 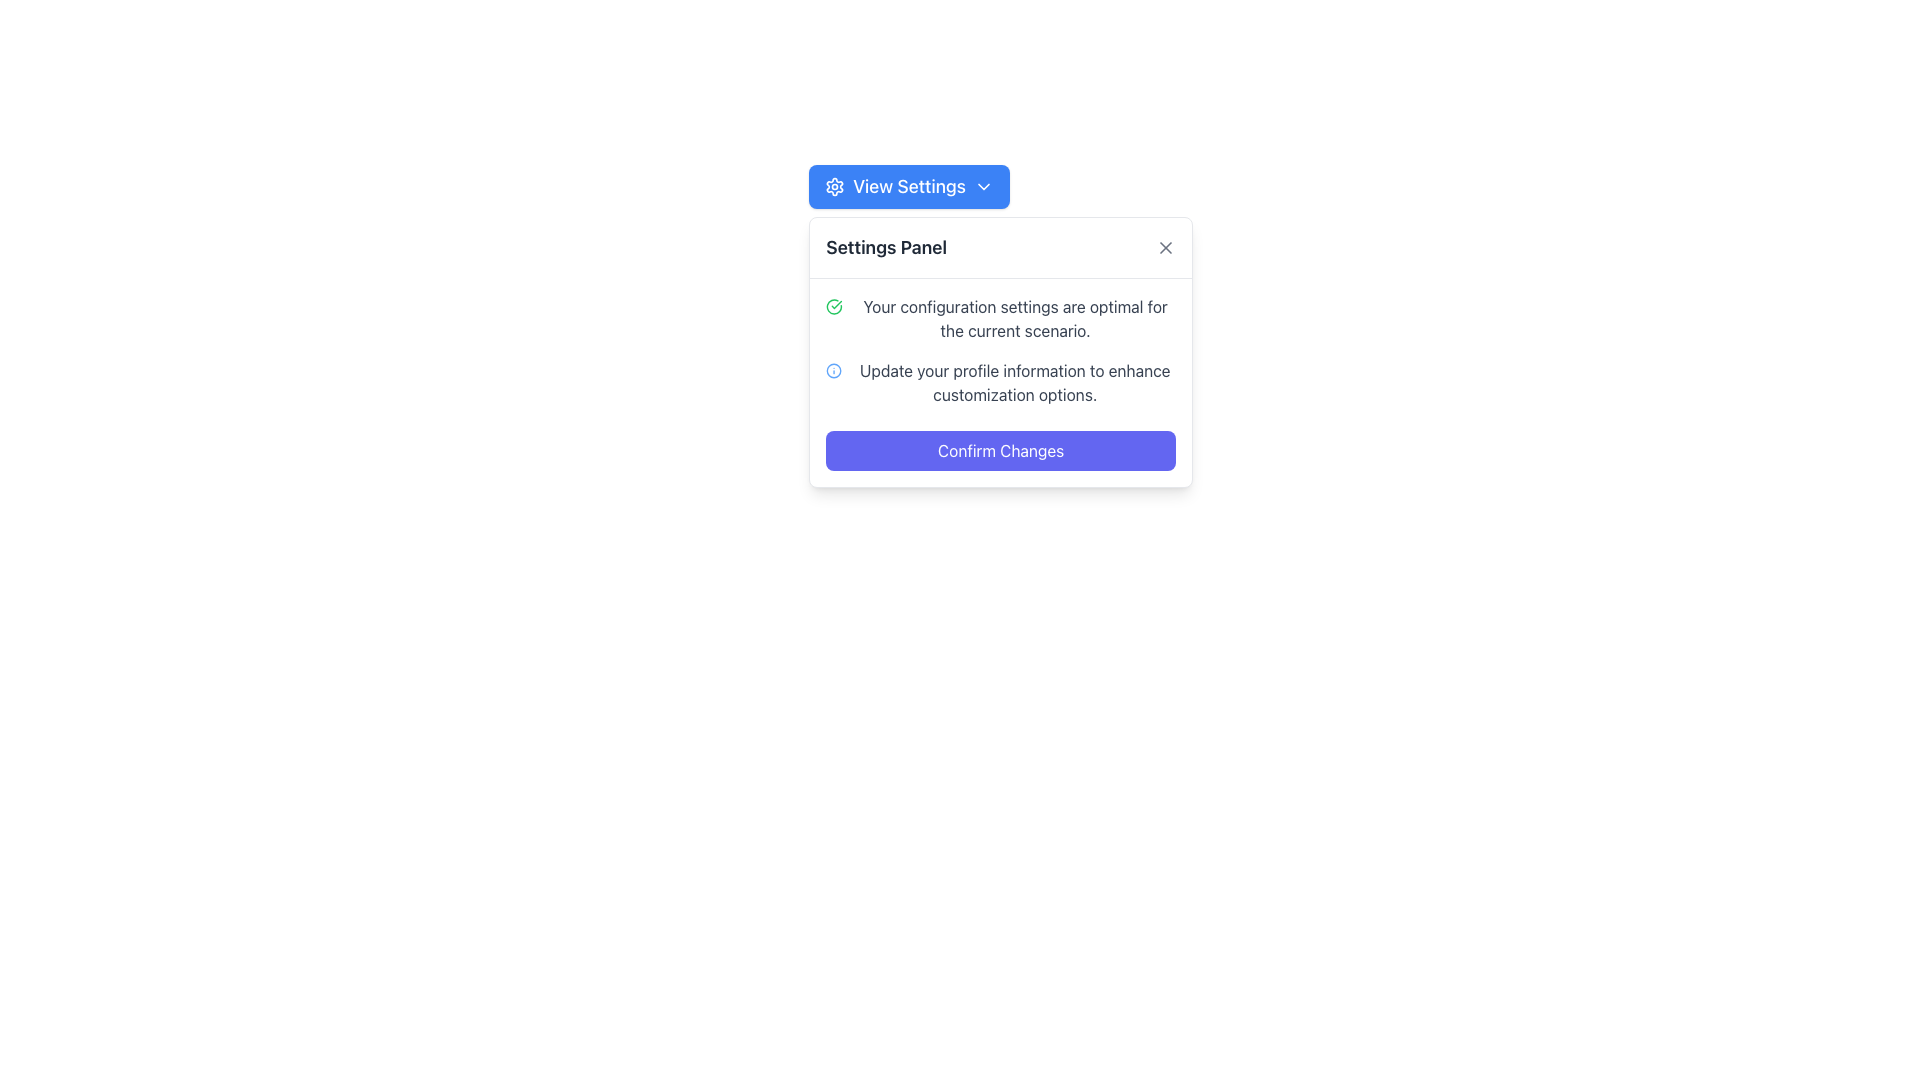 What do you see at coordinates (834, 370) in the screenshot?
I see `the circular icon with a blue outline and an exclamation mark in the center, located at the beginning of a row explaining customization options` at bounding box center [834, 370].